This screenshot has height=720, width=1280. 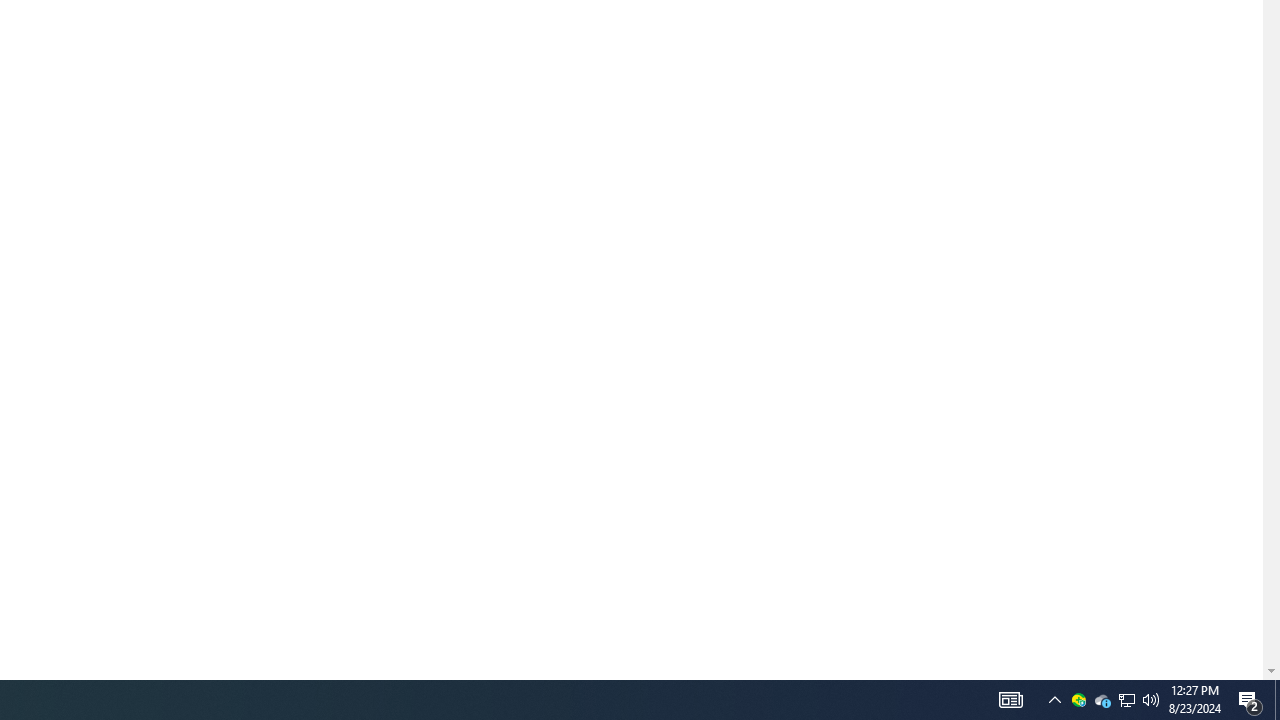 I want to click on 'System Promoted Notification Area', so click(x=1127, y=698).